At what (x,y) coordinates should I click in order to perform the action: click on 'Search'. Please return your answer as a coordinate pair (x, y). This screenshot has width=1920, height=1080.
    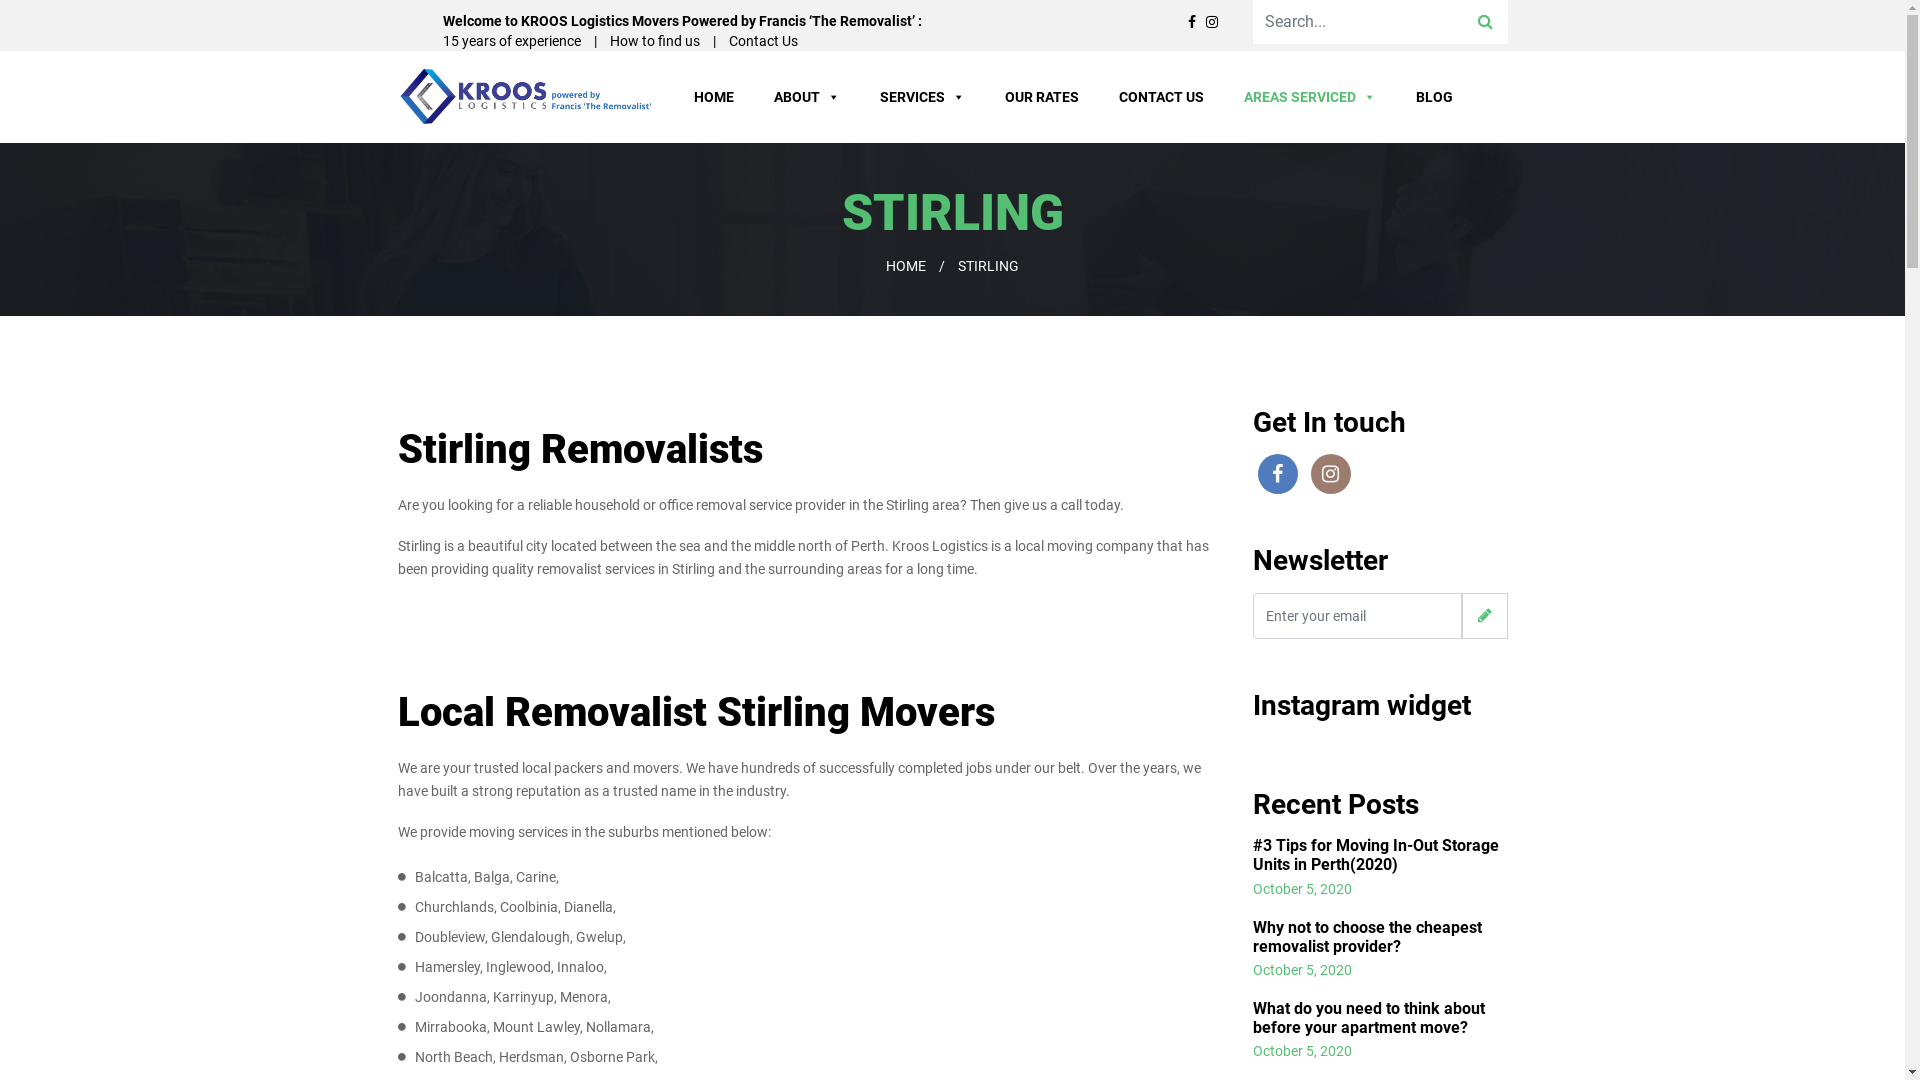
    Looking at the image, I should click on (1462, 22).